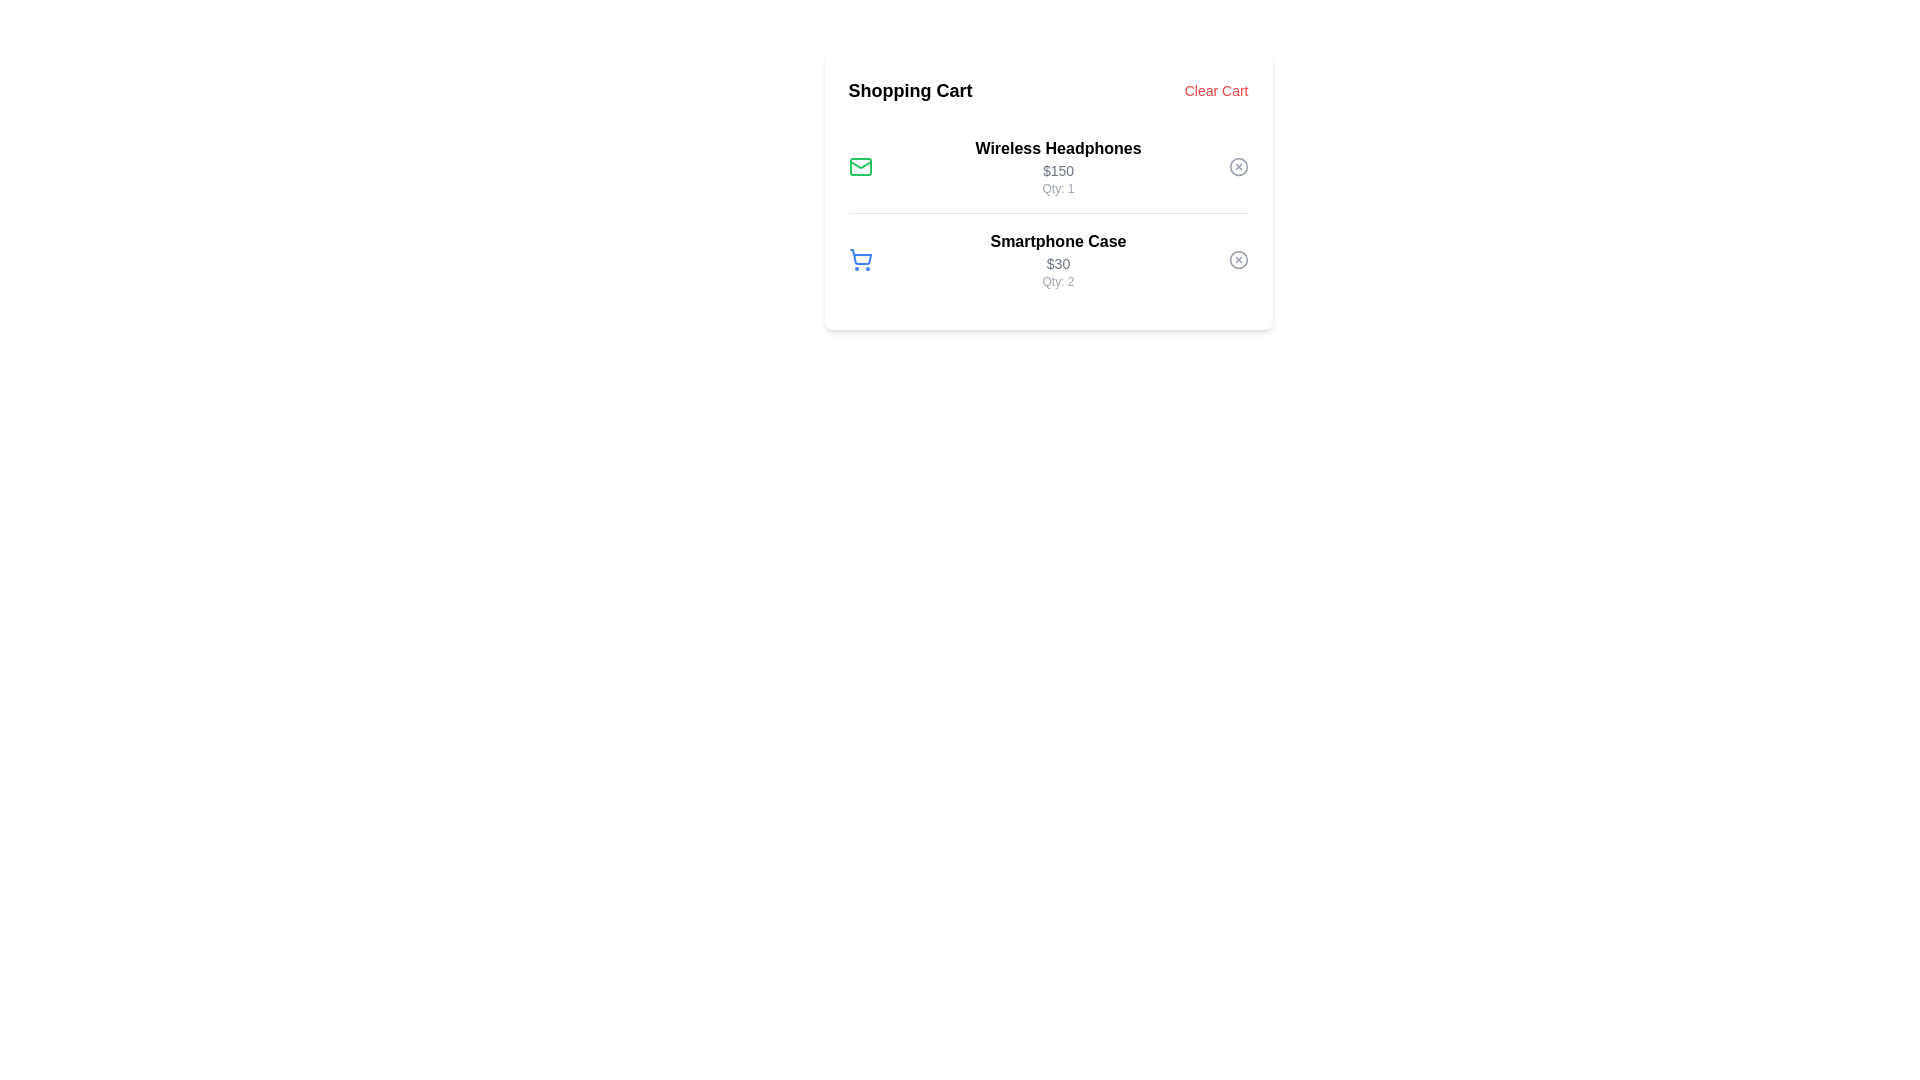 The height and width of the screenshot is (1080, 1920). What do you see at coordinates (1057, 262) in the screenshot?
I see `the text label displaying the price "$30", which is located below the text "Smartphone Case" and above "Qty: 2" in the shopping cart interface` at bounding box center [1057, 262].